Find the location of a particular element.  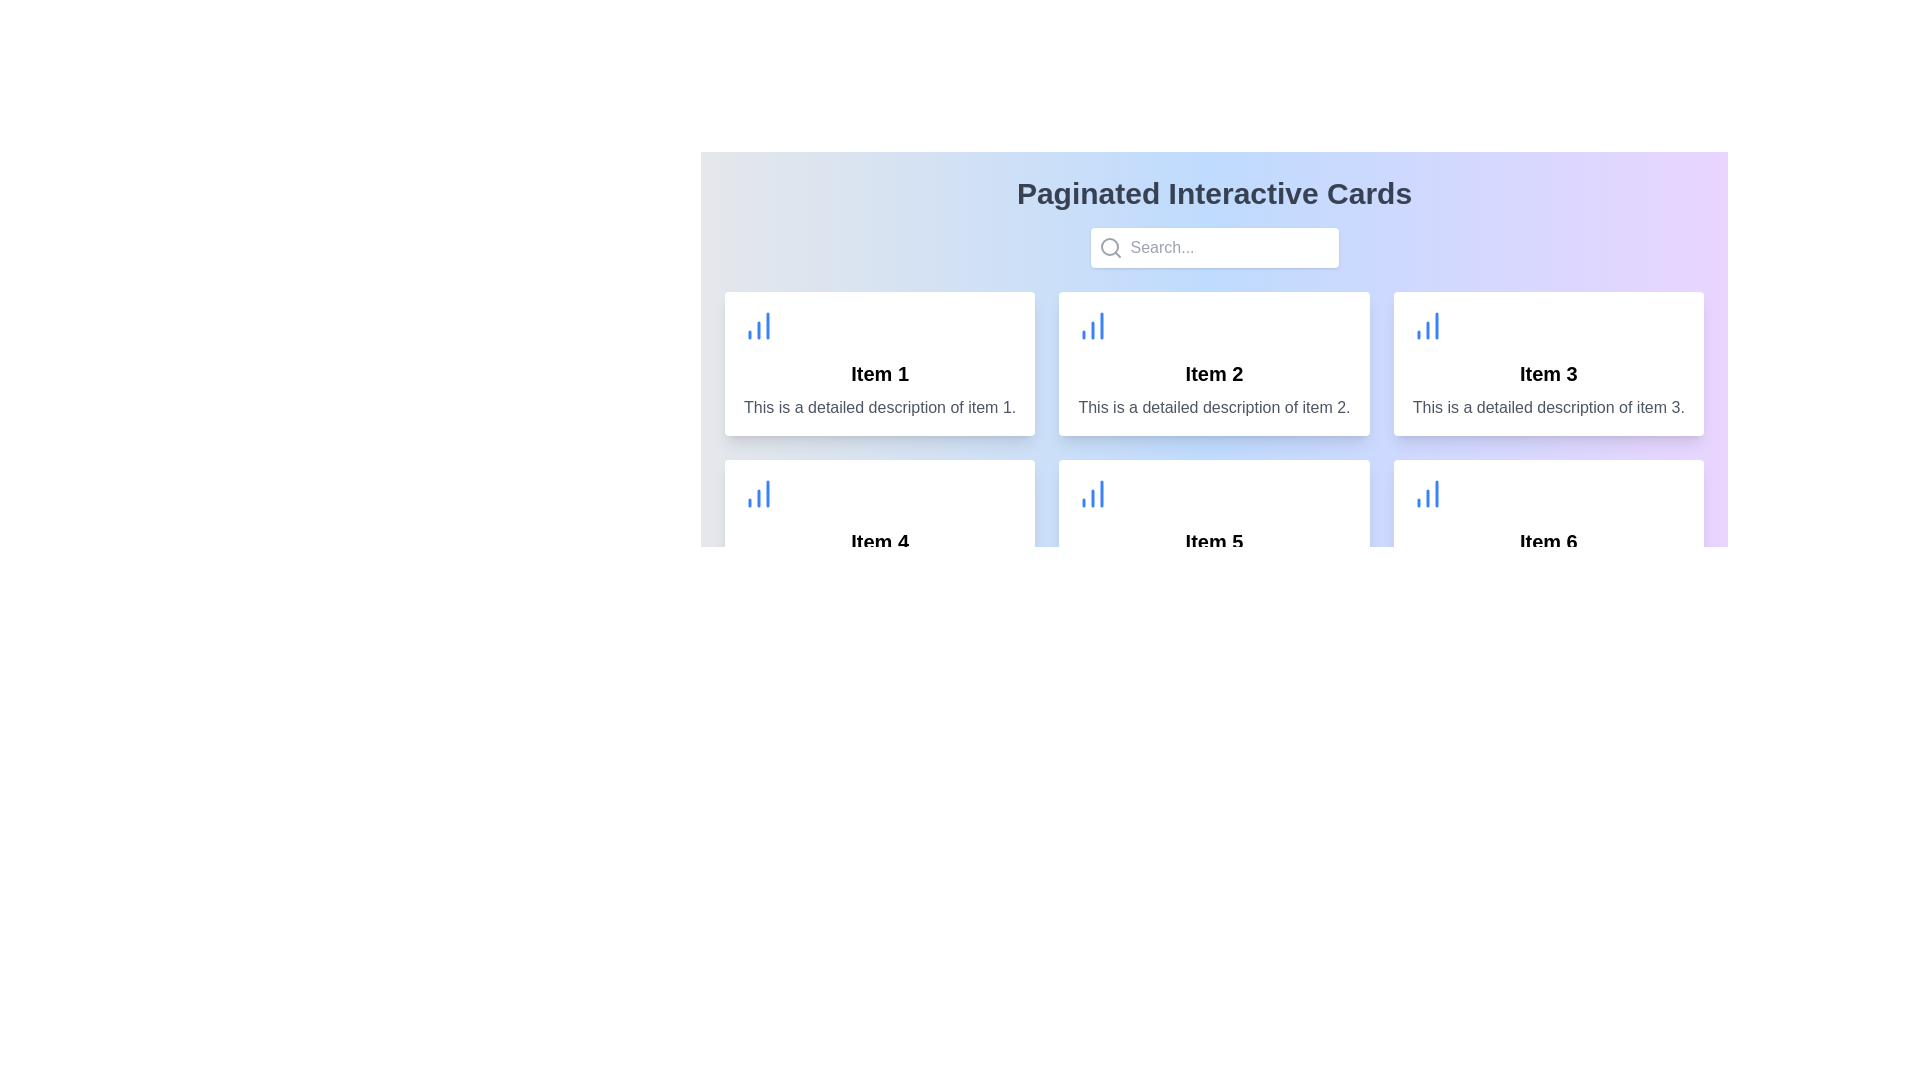

the second card in the second column of the grid layout, which visually represents an item with a title, description, and icon is located at coordinates (1213, 363).